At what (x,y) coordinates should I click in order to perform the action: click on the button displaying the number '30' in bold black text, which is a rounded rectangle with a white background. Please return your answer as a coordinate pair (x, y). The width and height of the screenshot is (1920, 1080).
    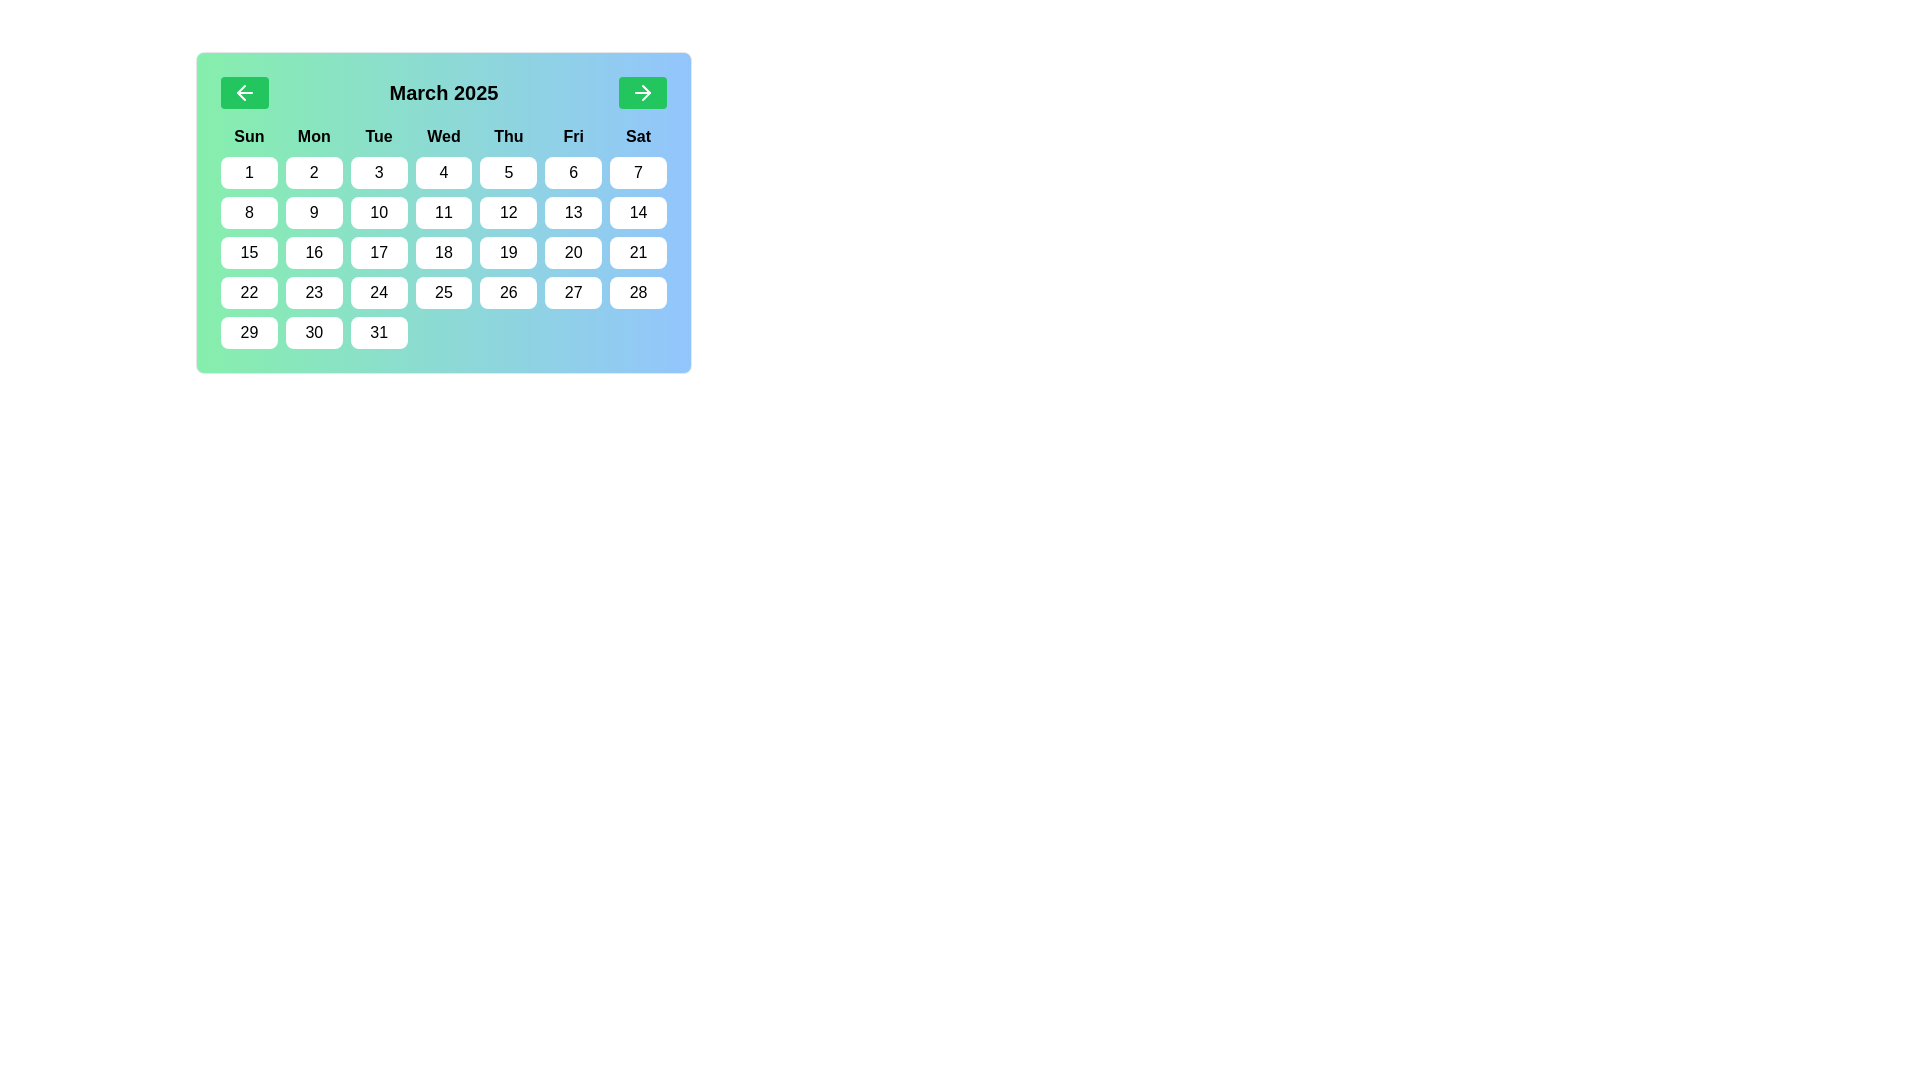
    Looking at the image, I should click on (313, 331).